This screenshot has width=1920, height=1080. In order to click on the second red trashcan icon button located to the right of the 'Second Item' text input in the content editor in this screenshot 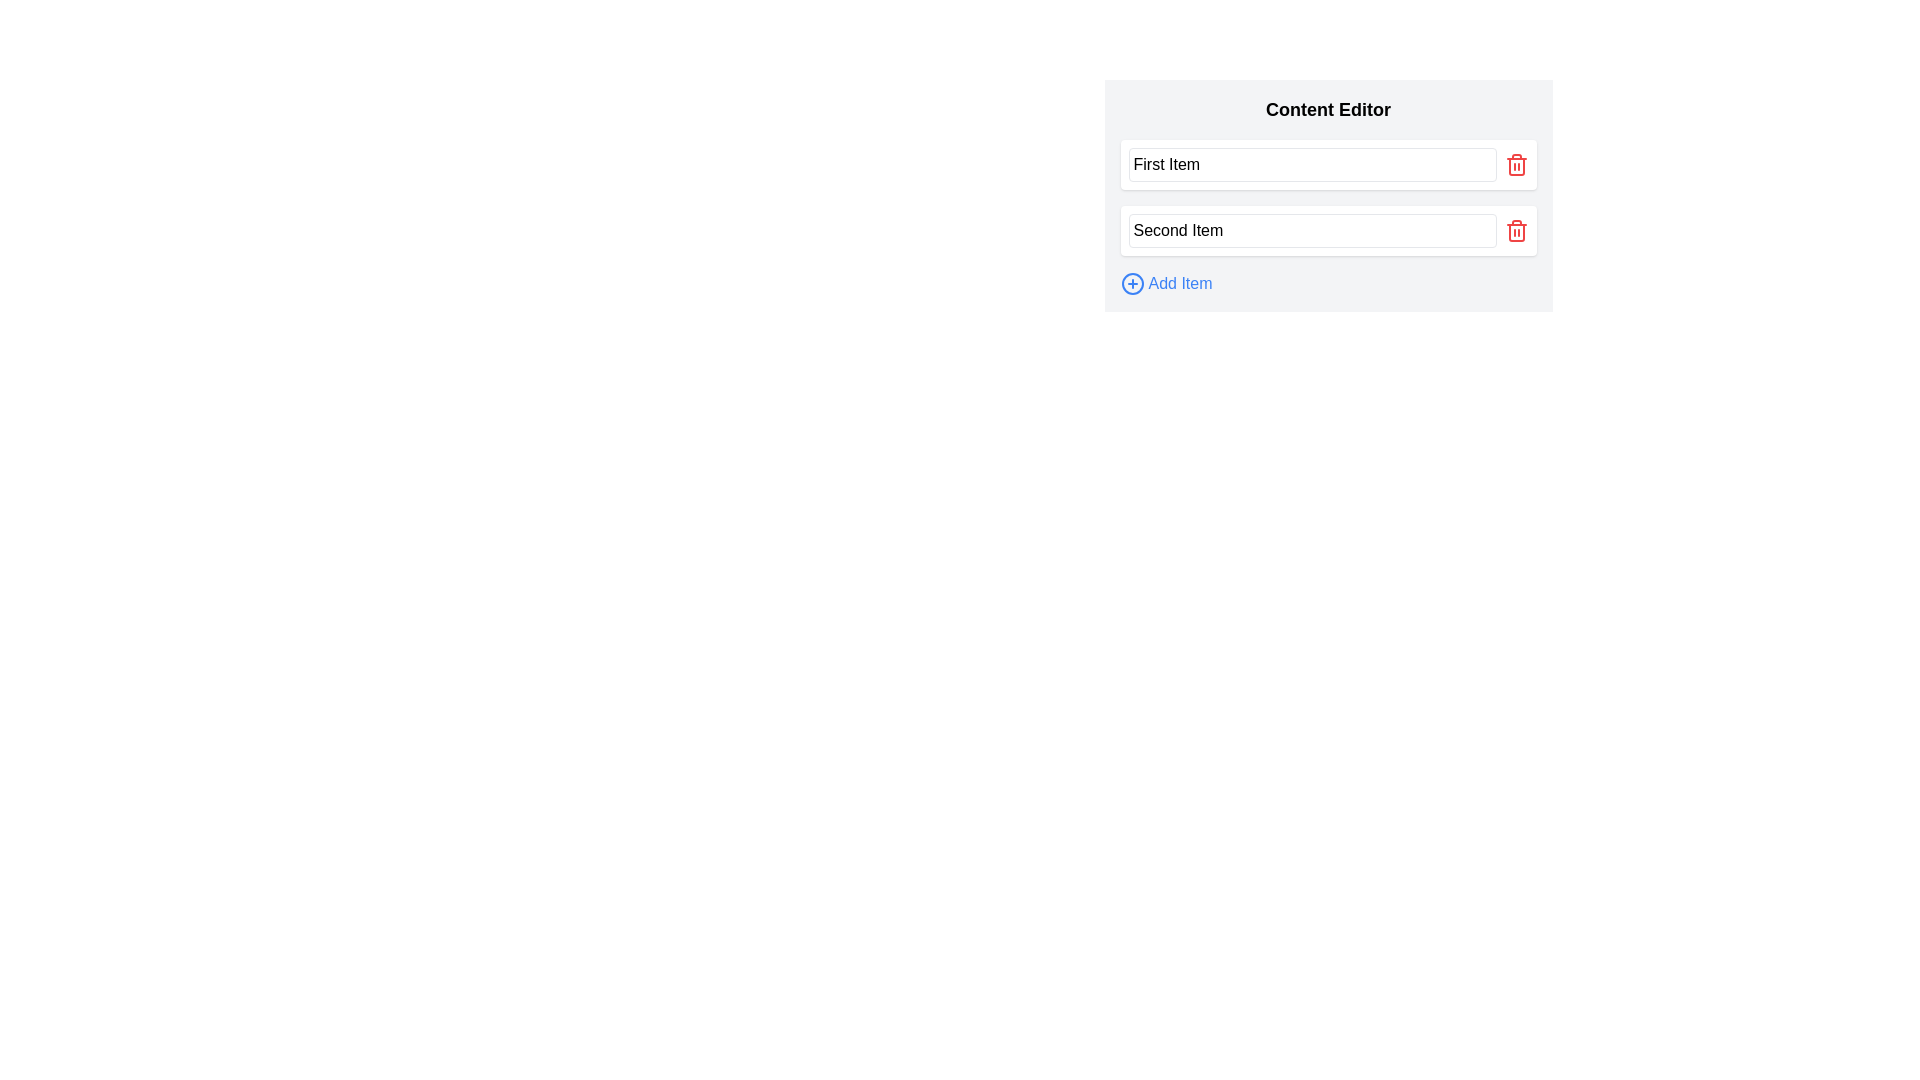, I will do `click(1516, 230)`.